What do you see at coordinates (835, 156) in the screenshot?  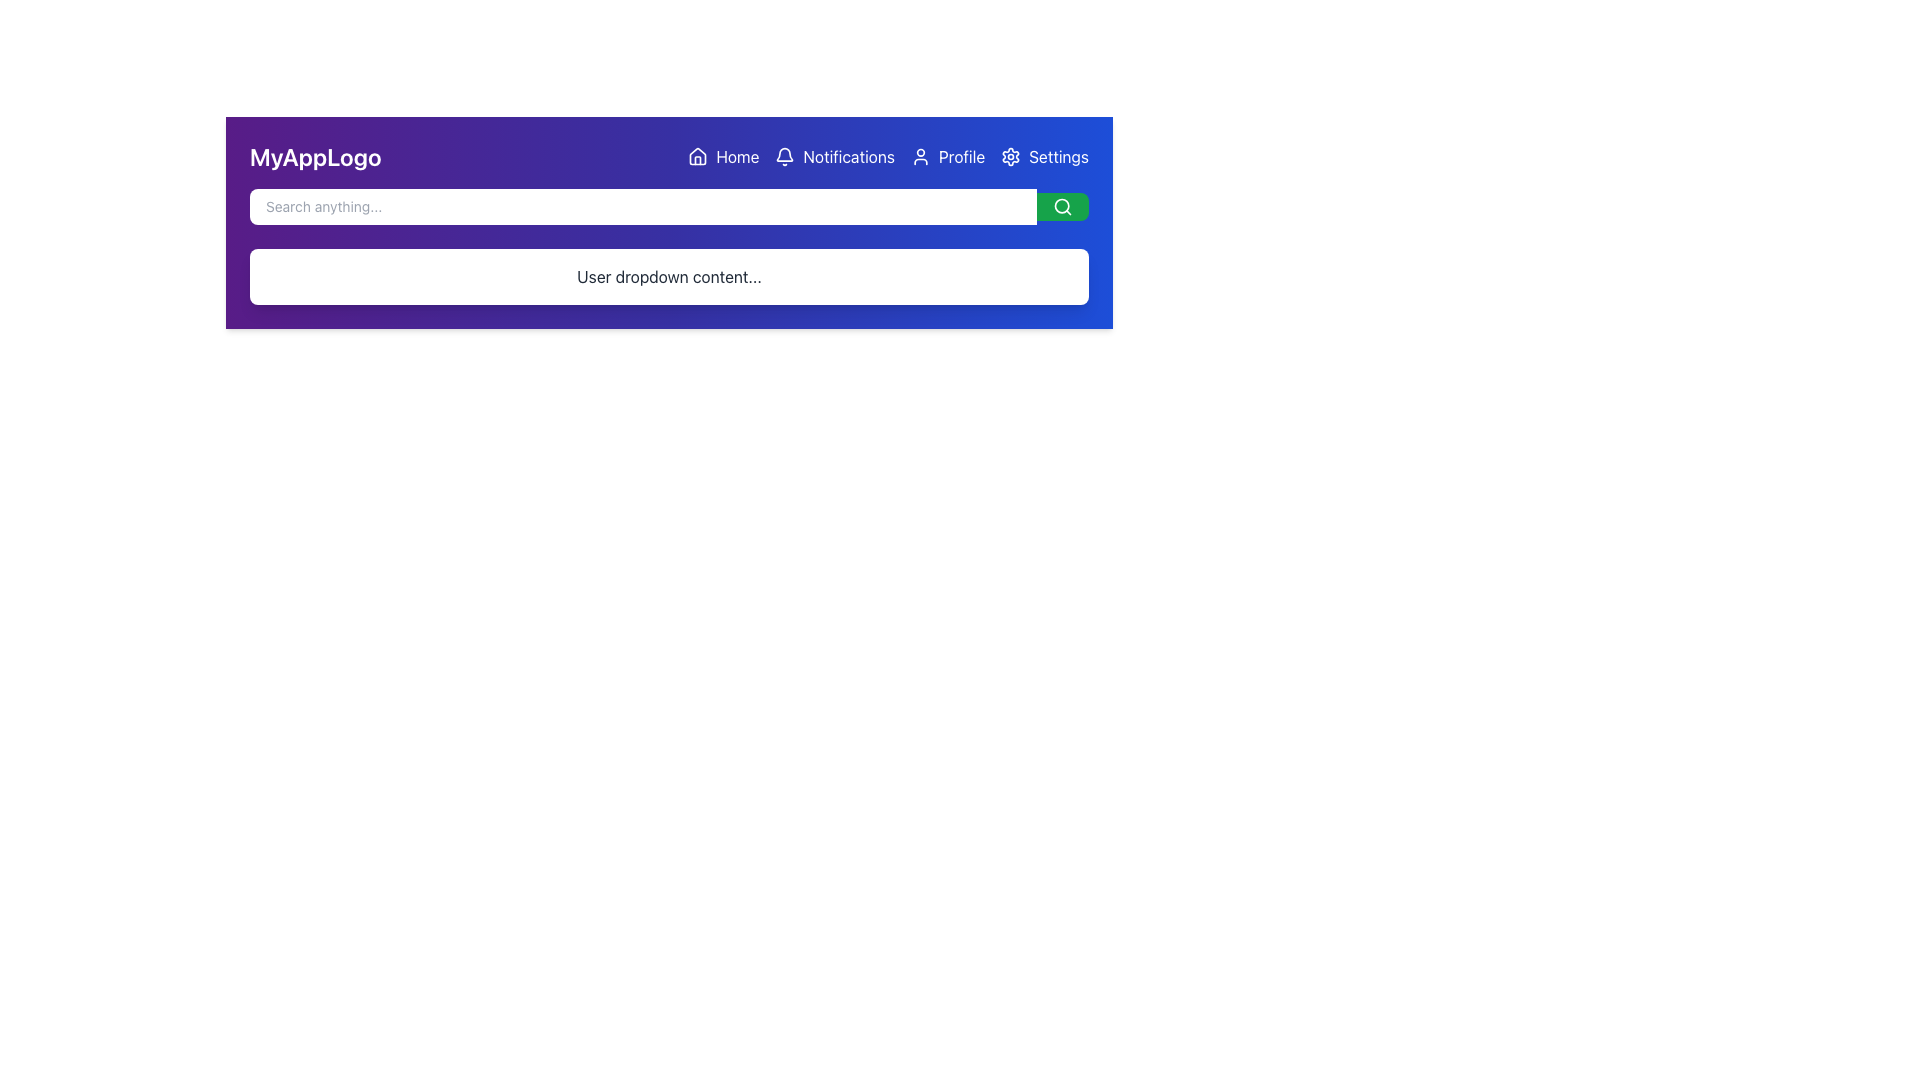 I see `the notifications button located in the horizontal navigation bar between 'Home' and 'Profile'` at bounding box center [835, 156].